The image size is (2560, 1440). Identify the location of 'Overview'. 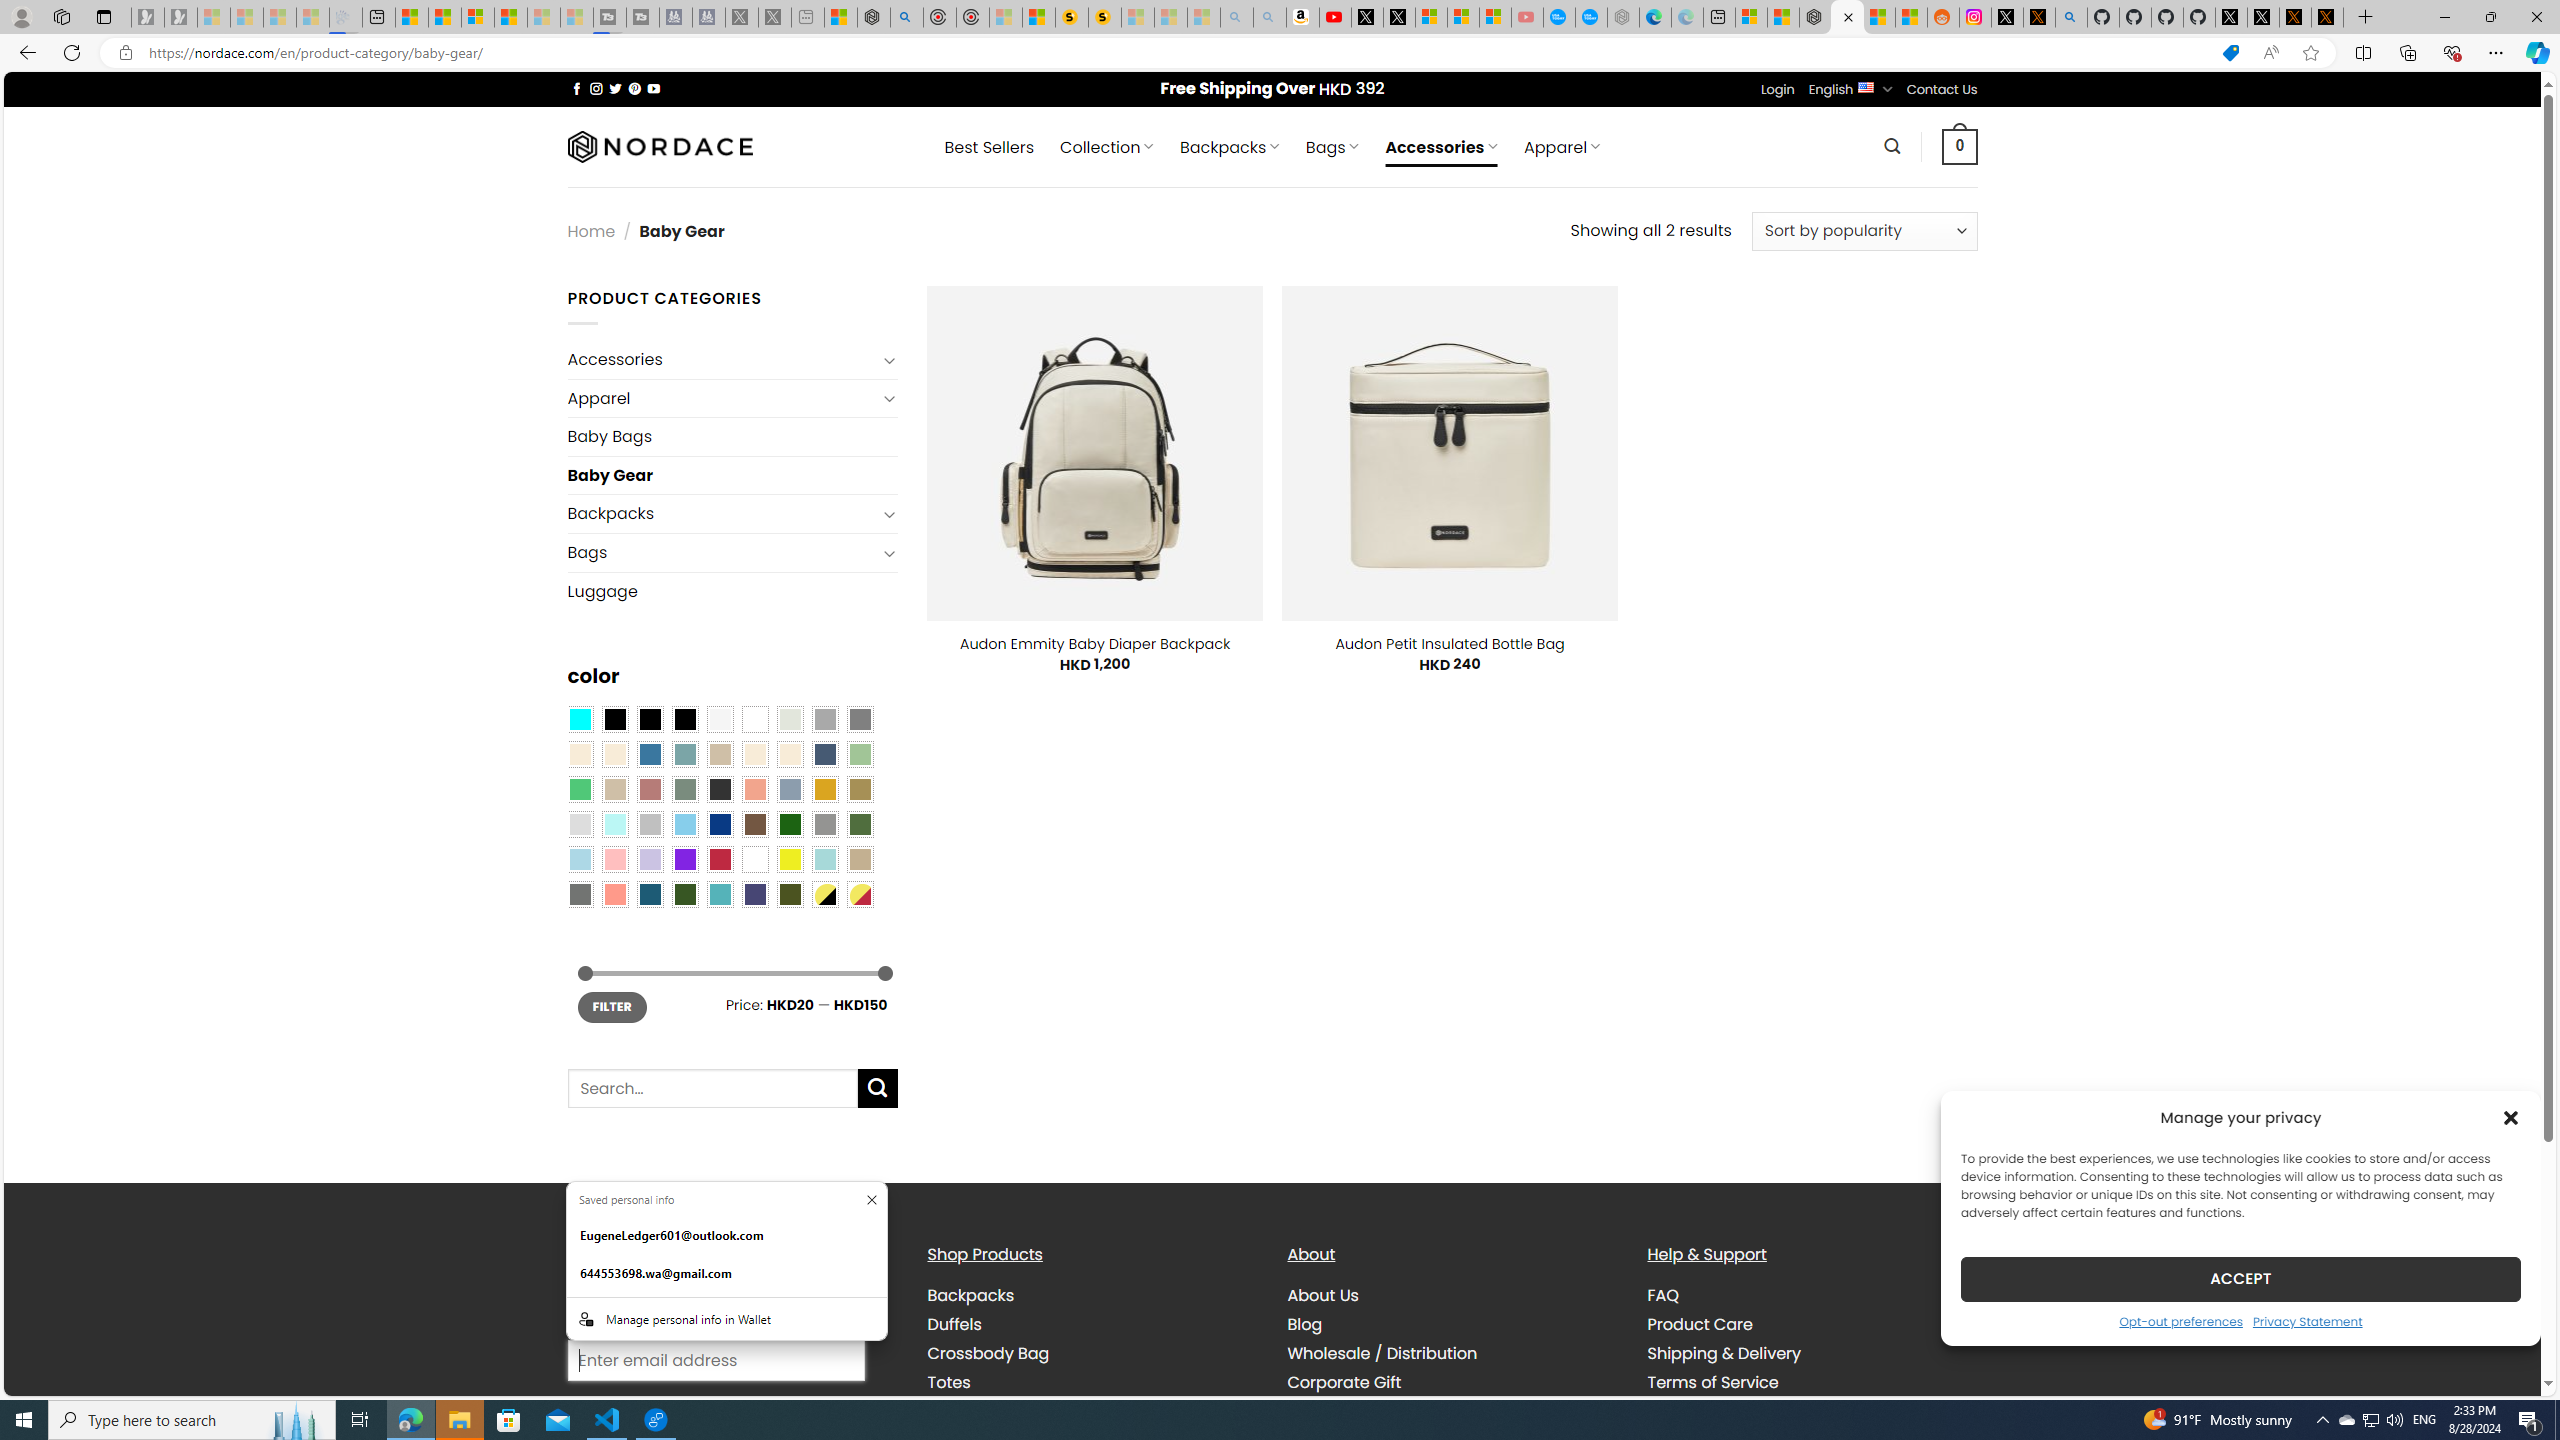
(476, 16).